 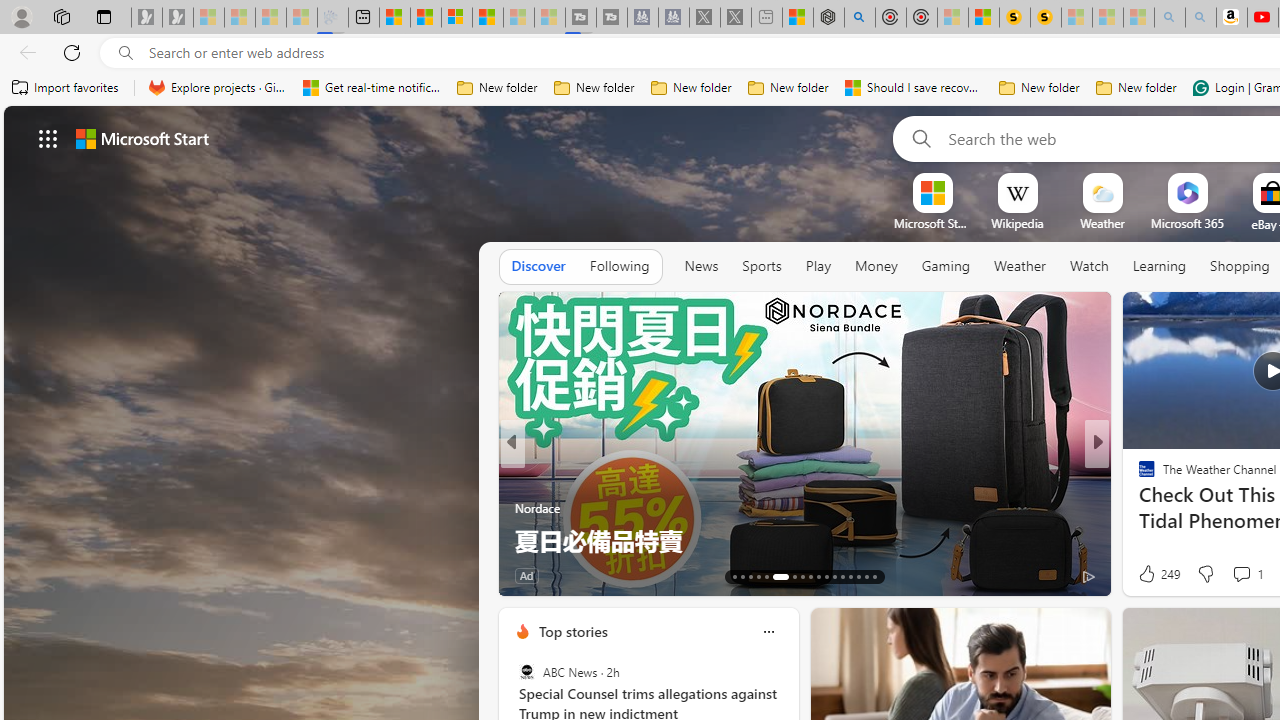 What do you see at coordinates (1088, 266) in the screenshot?
I see `'Watch'` at bounding box center [1088, 266].